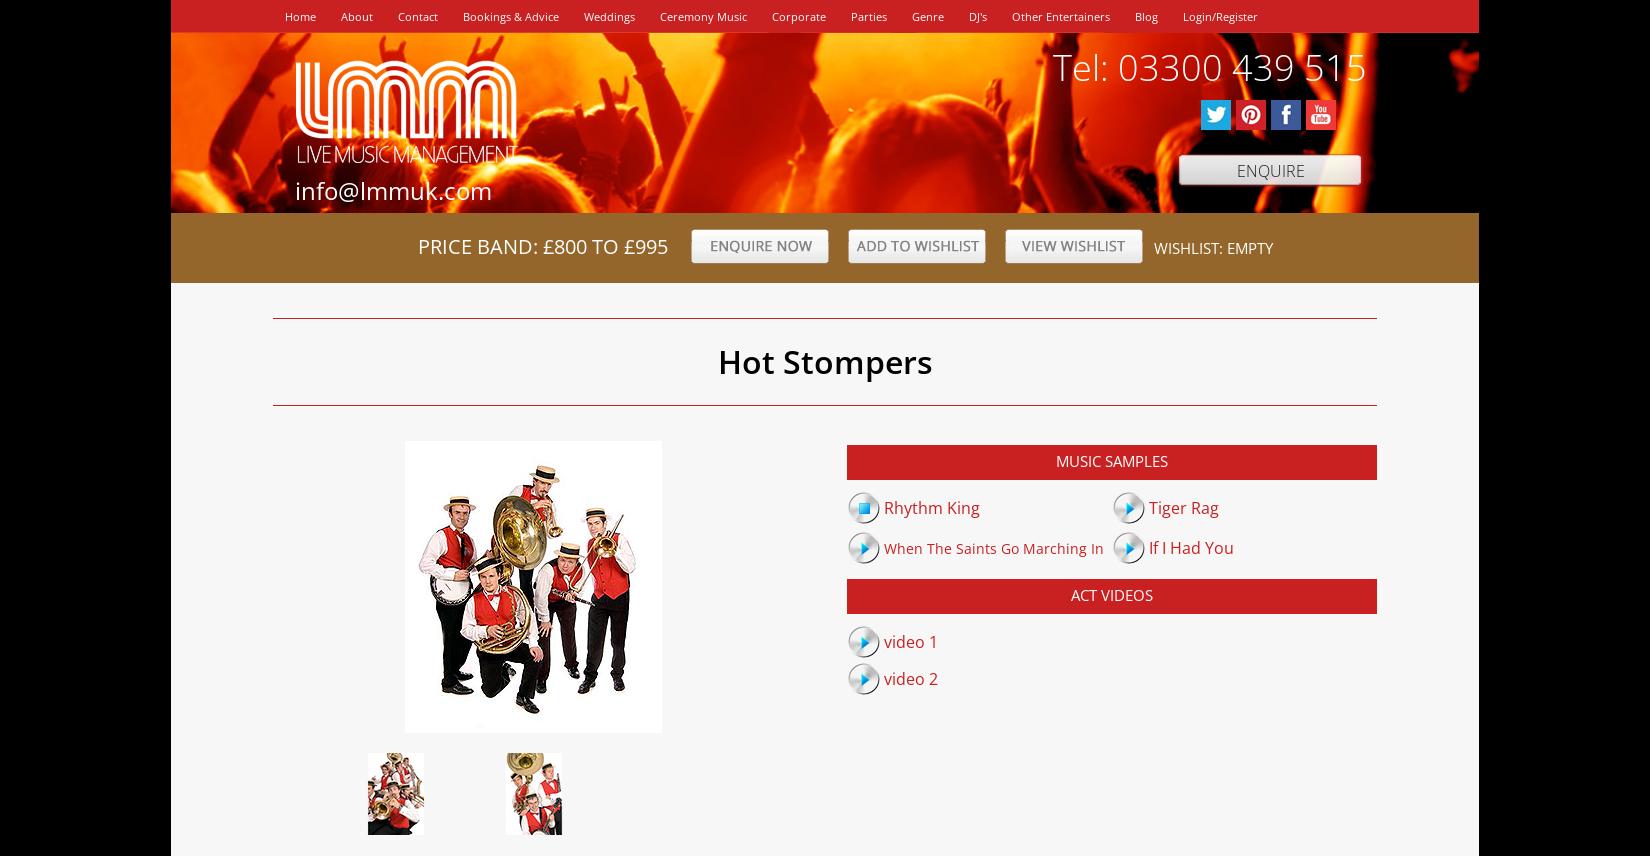 This screenshot has height=856, width=1650. Describe the element at coordinates (910, 639) in the screenshot. I see `'video 1'` at that location.